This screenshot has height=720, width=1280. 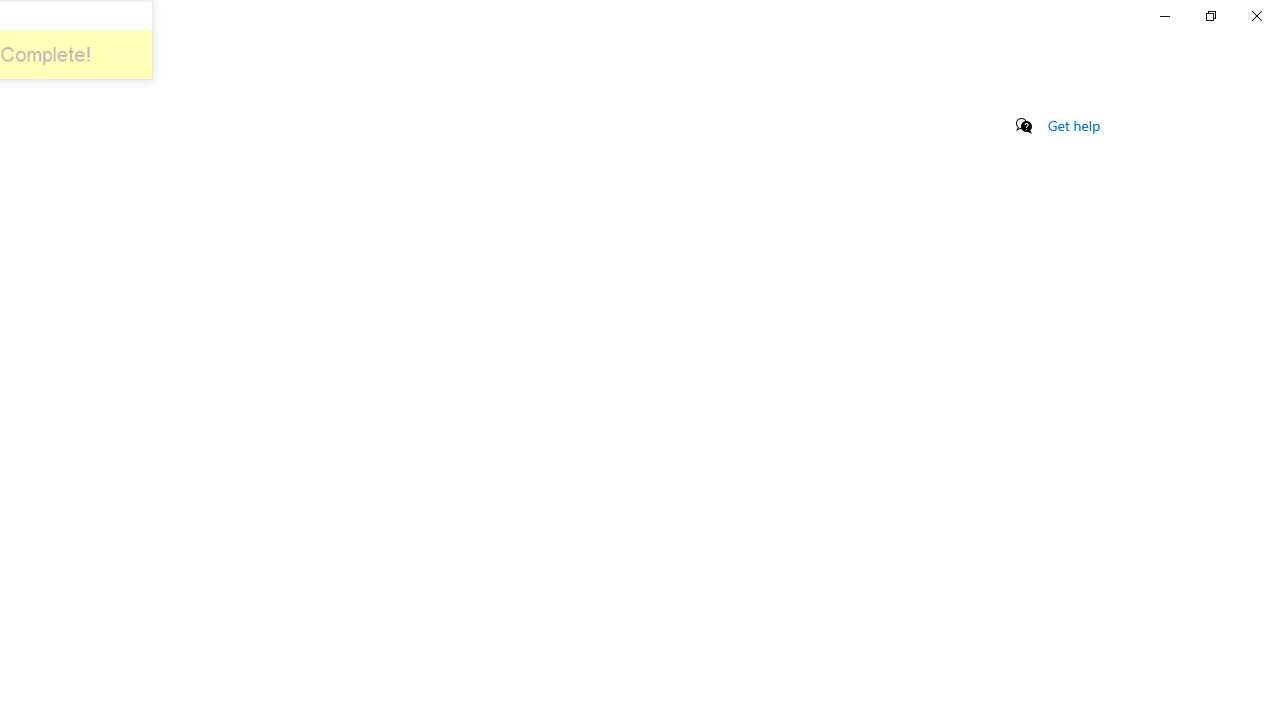 What do you see at coordinates (1255, 15) in the screenshot?
I see `'Close Settings'` at bounding box center [1255, 15].